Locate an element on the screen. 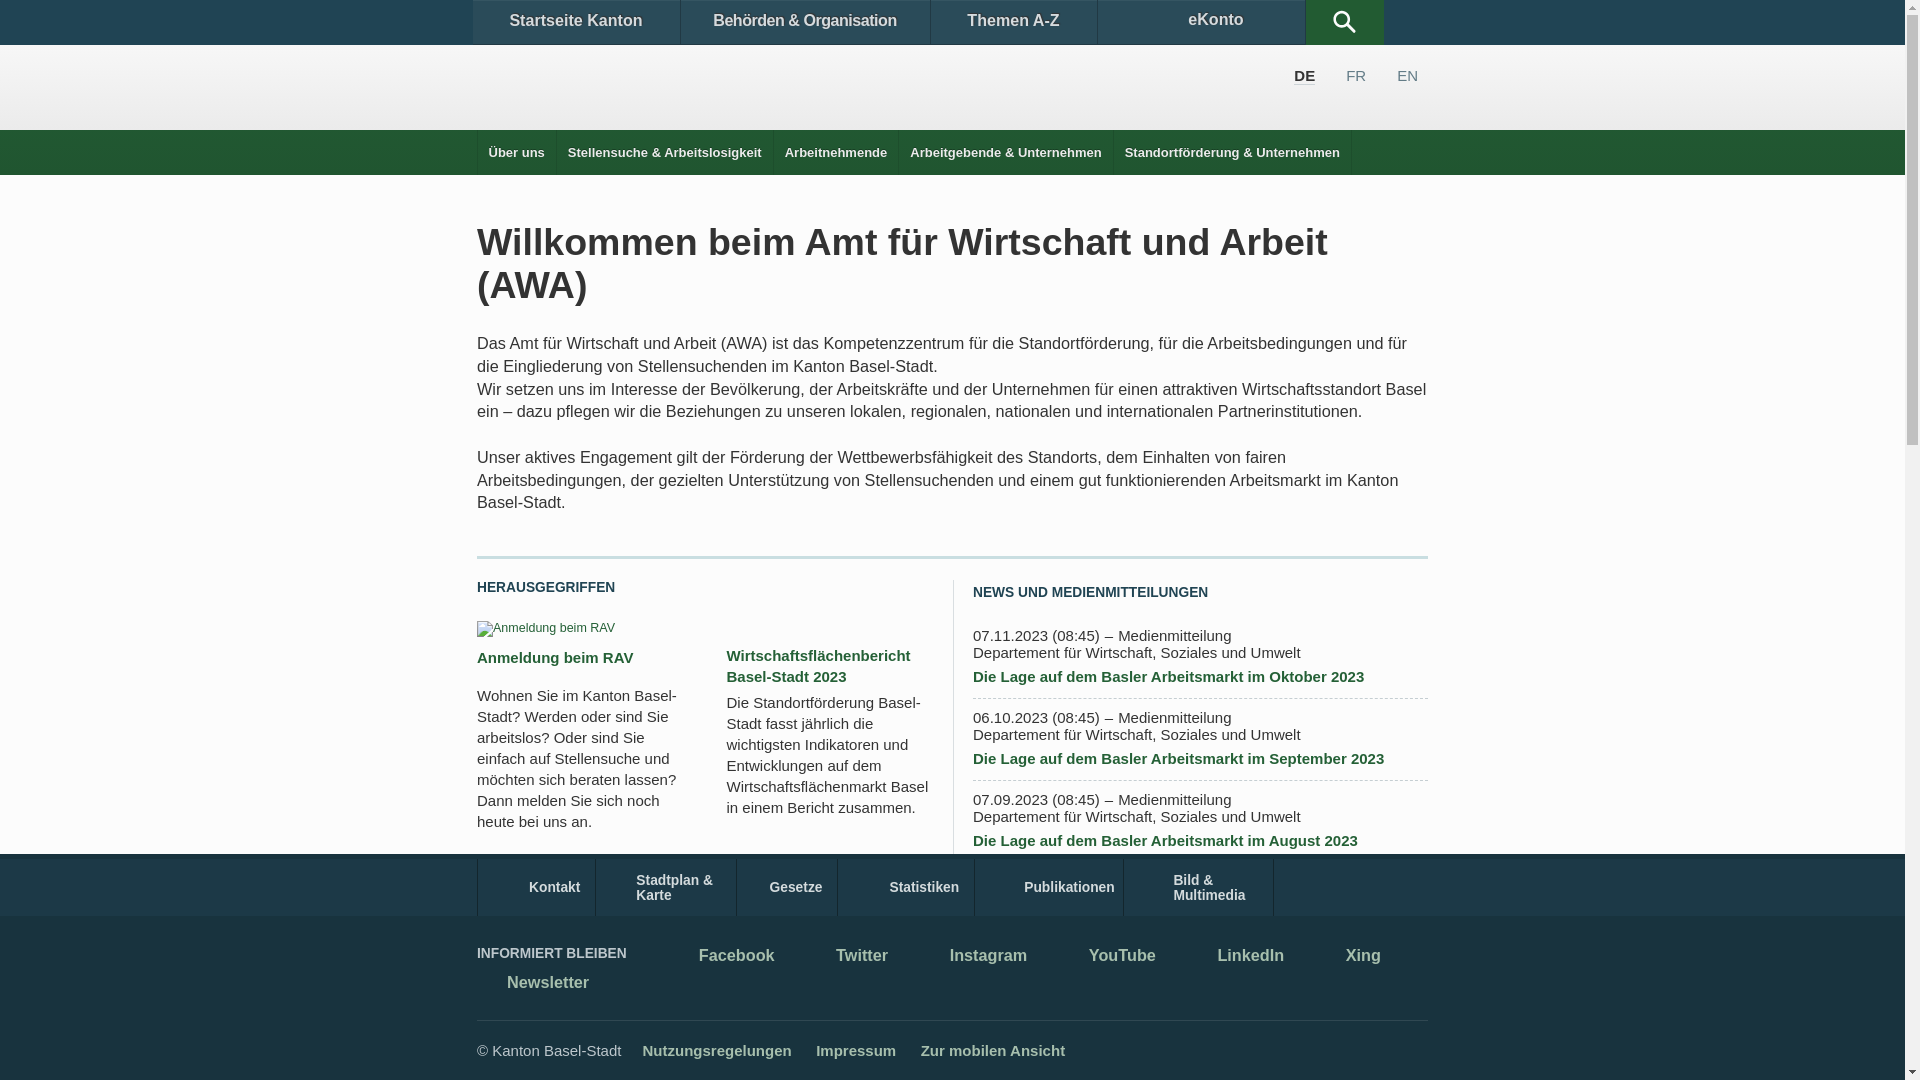 Image resolution: width=1920 pixels, height=1080 pixels. 'Startseite Kanton' is located at coordinates (574, 22).